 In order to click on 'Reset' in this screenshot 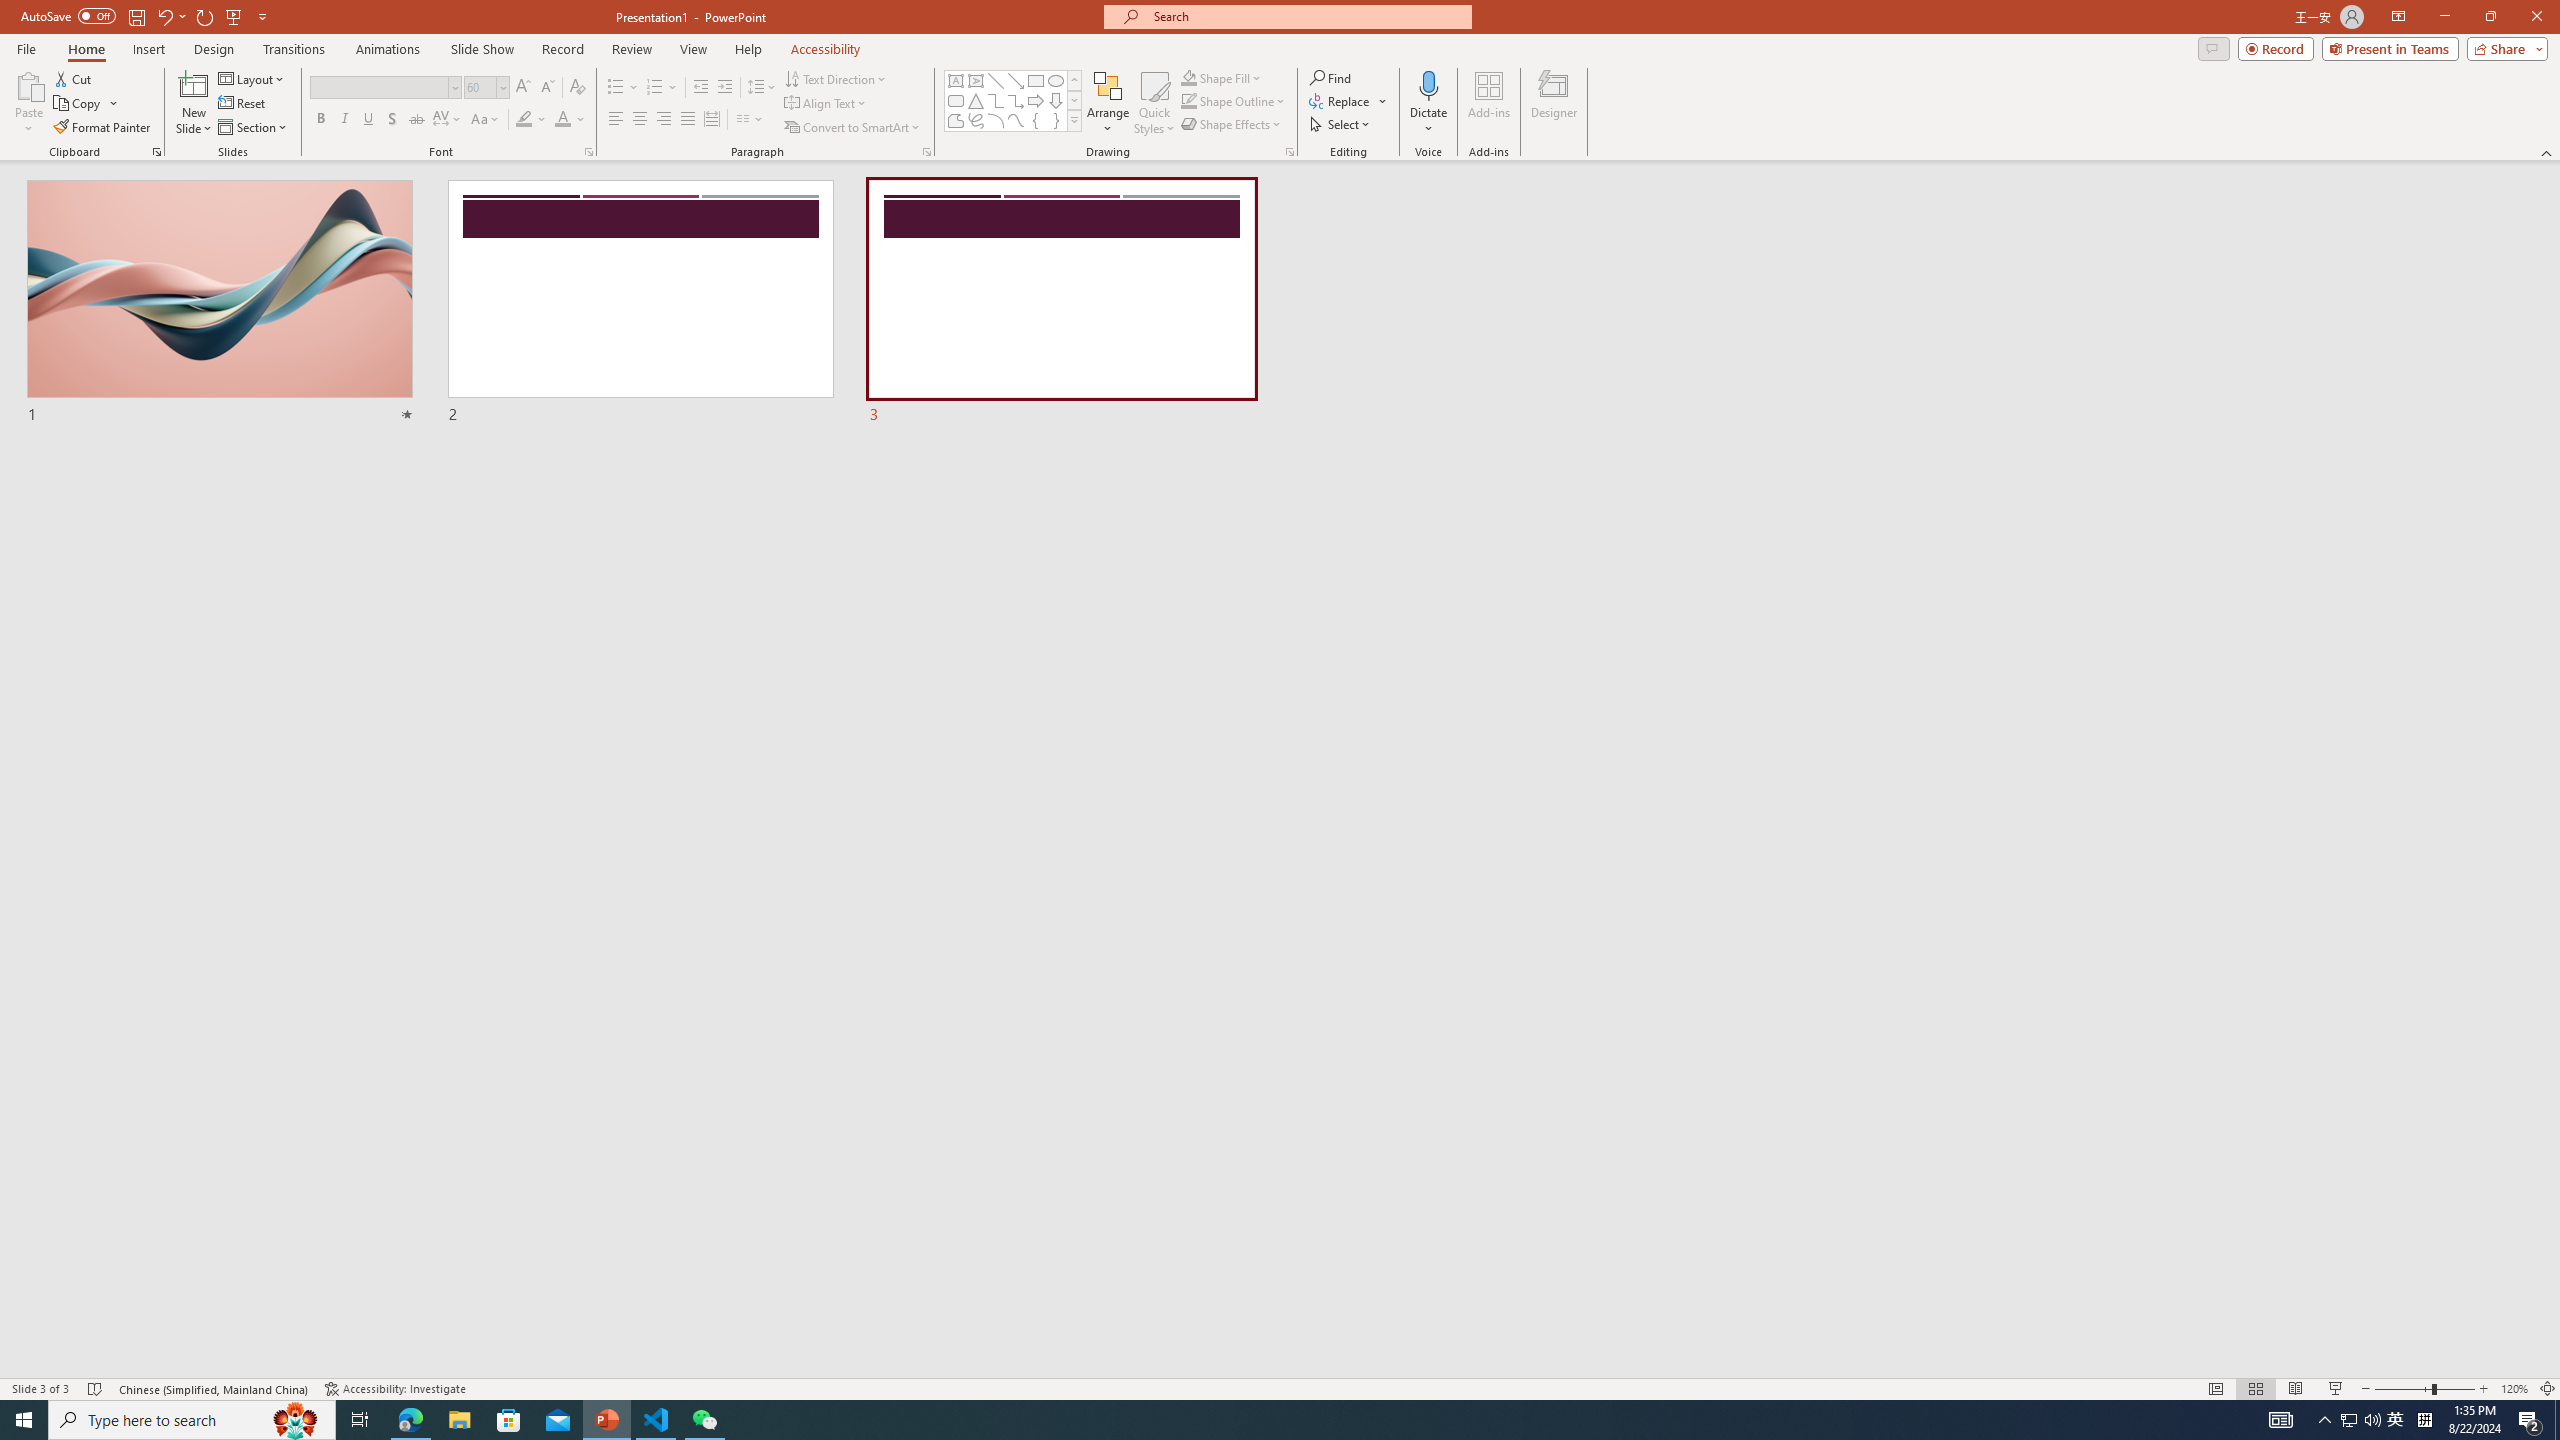, I will do `click(242, 103)`.